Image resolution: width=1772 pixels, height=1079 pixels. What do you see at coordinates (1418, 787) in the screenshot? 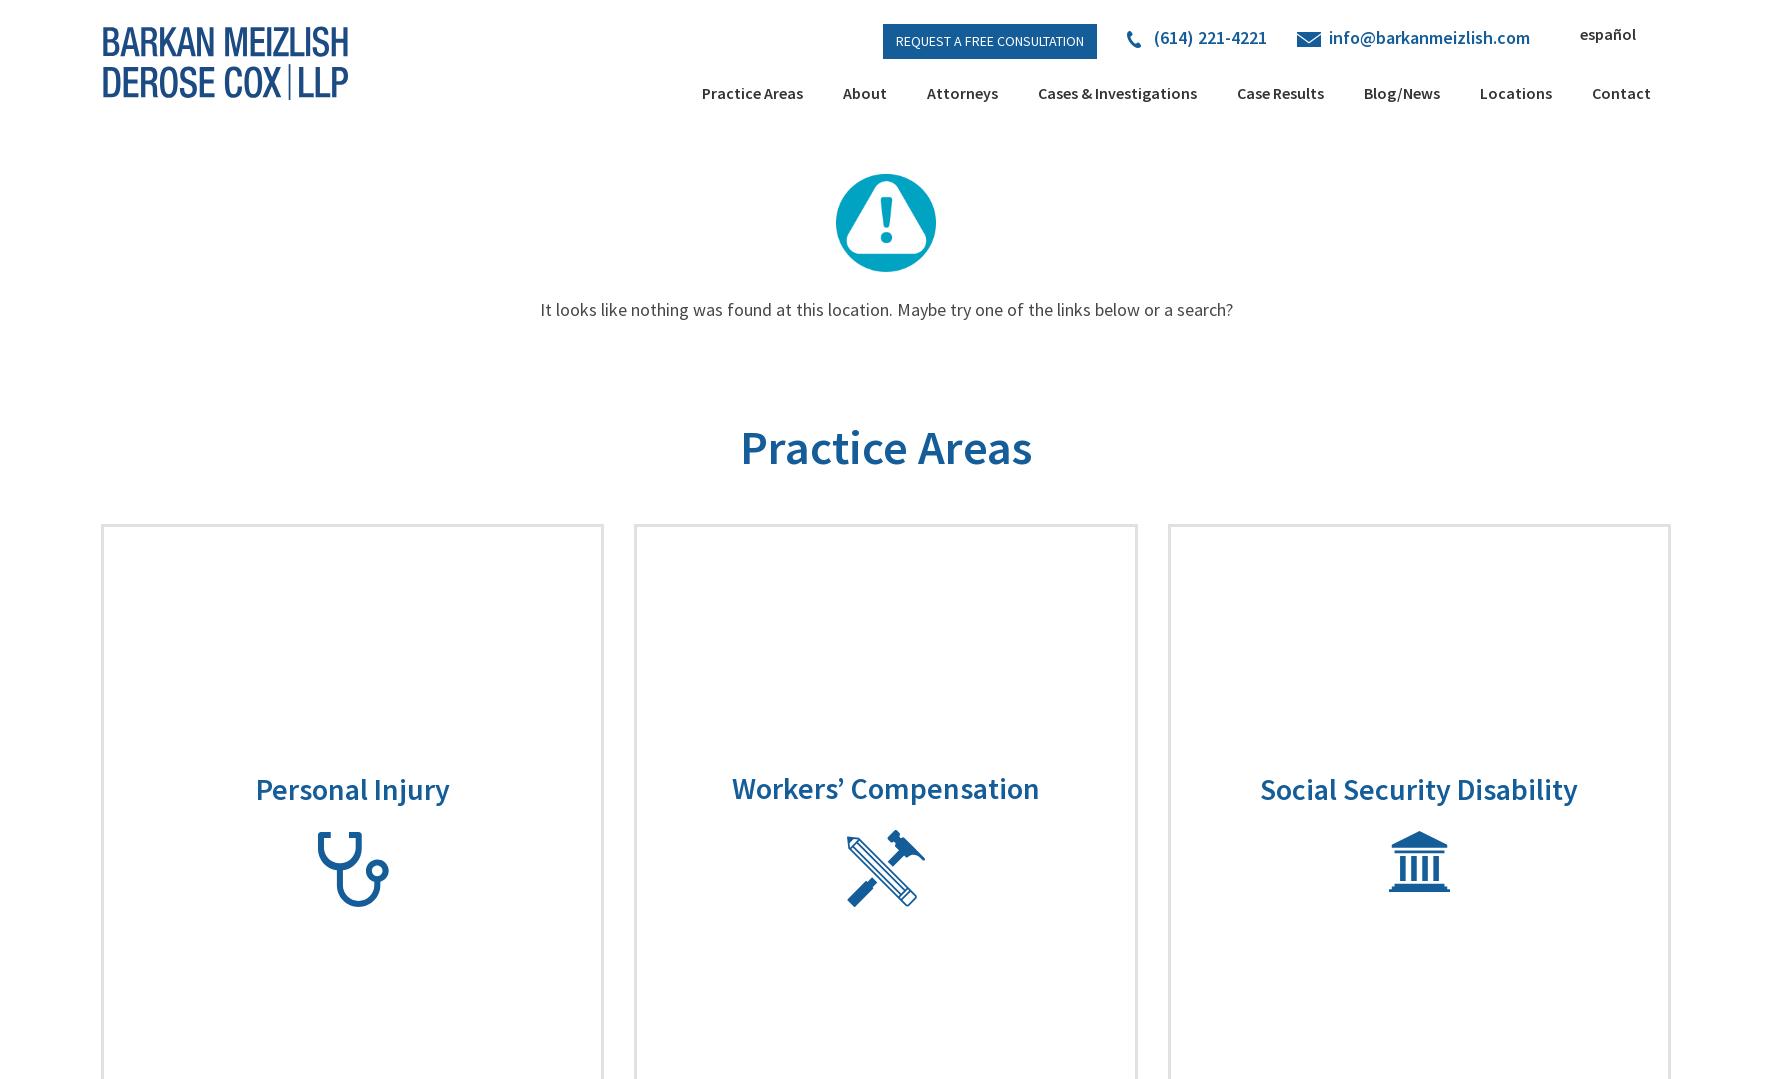
I see `'Social Security Disability'` at bounding box center [1418, 787].